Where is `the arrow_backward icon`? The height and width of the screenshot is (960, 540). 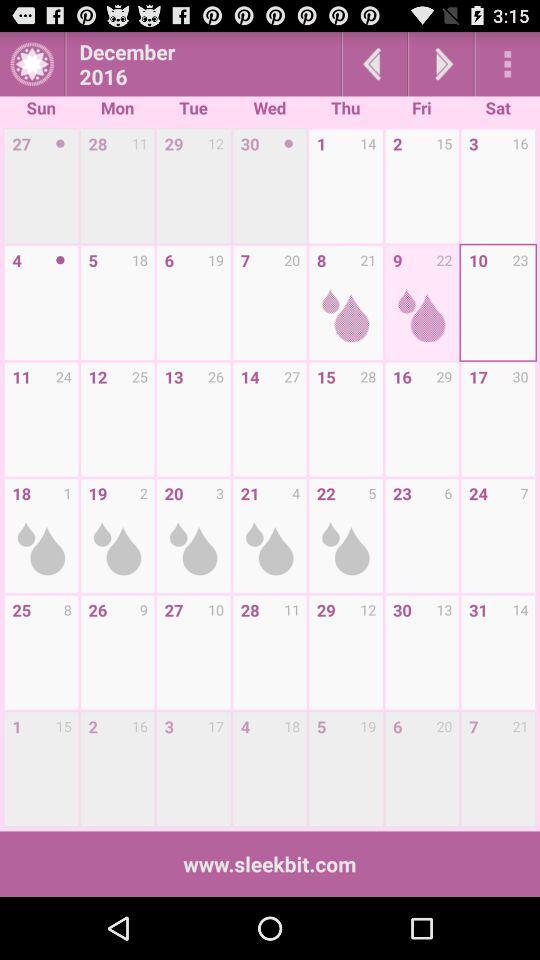 the arrow_backward icon is located at coordinates (374, 68).